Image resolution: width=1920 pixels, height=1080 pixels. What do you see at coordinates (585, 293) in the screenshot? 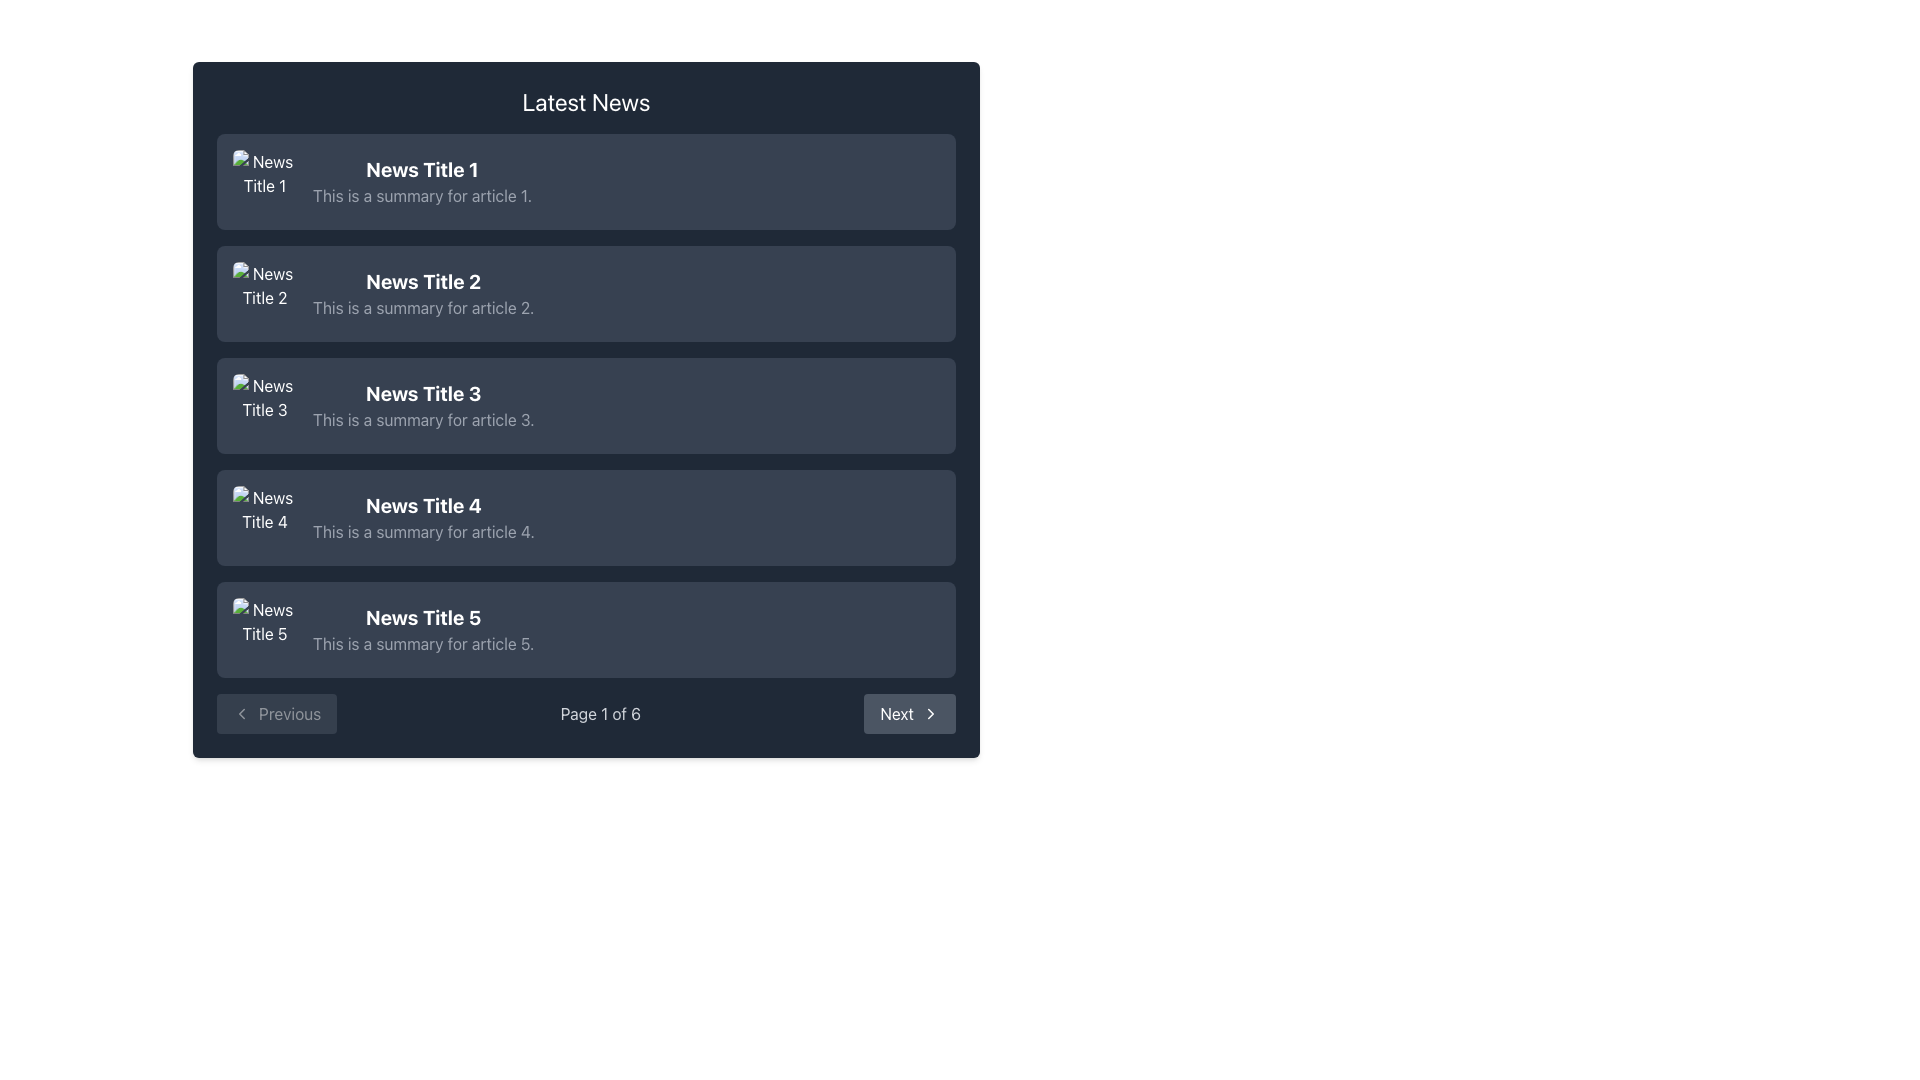
I see `the second information card in the vertically stacked list of news articles` at bounding box center [585, 293].